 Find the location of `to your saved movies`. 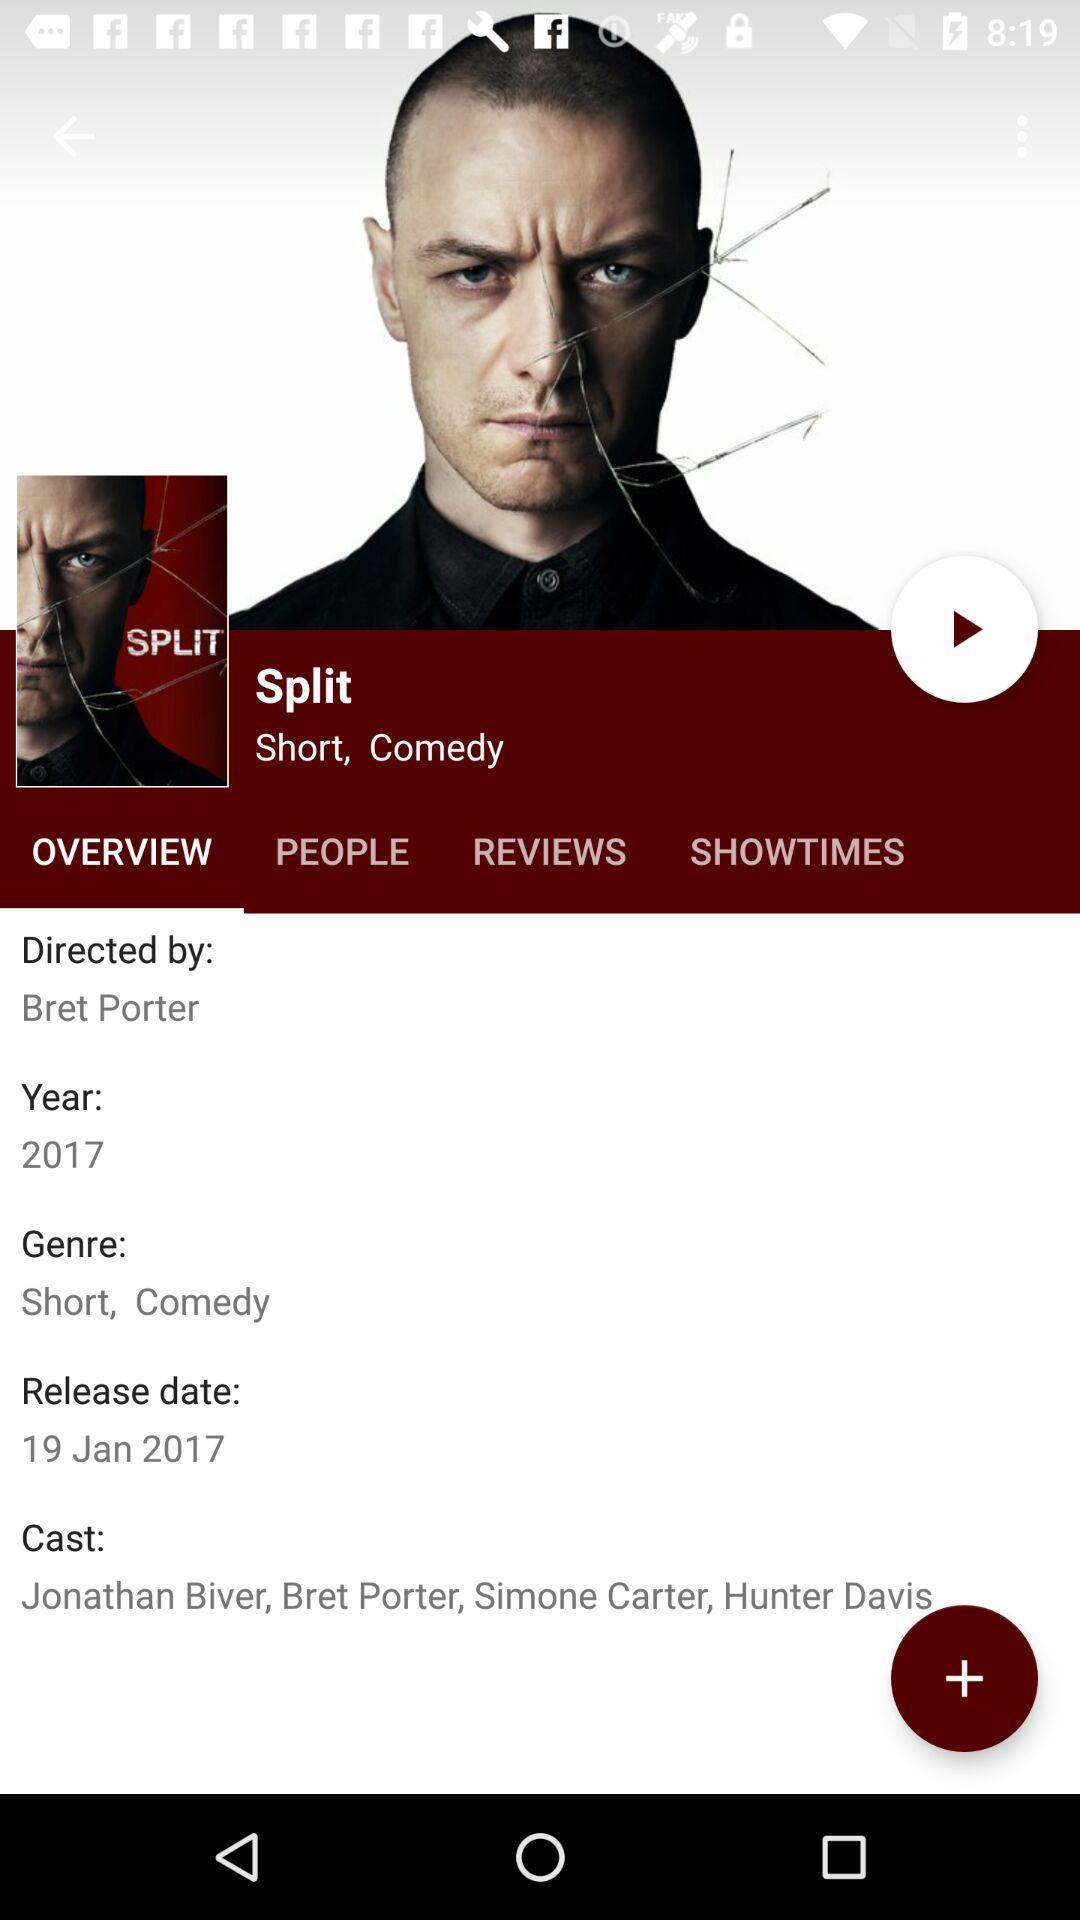

to your saved movies is located at coordinates (963, 1678).